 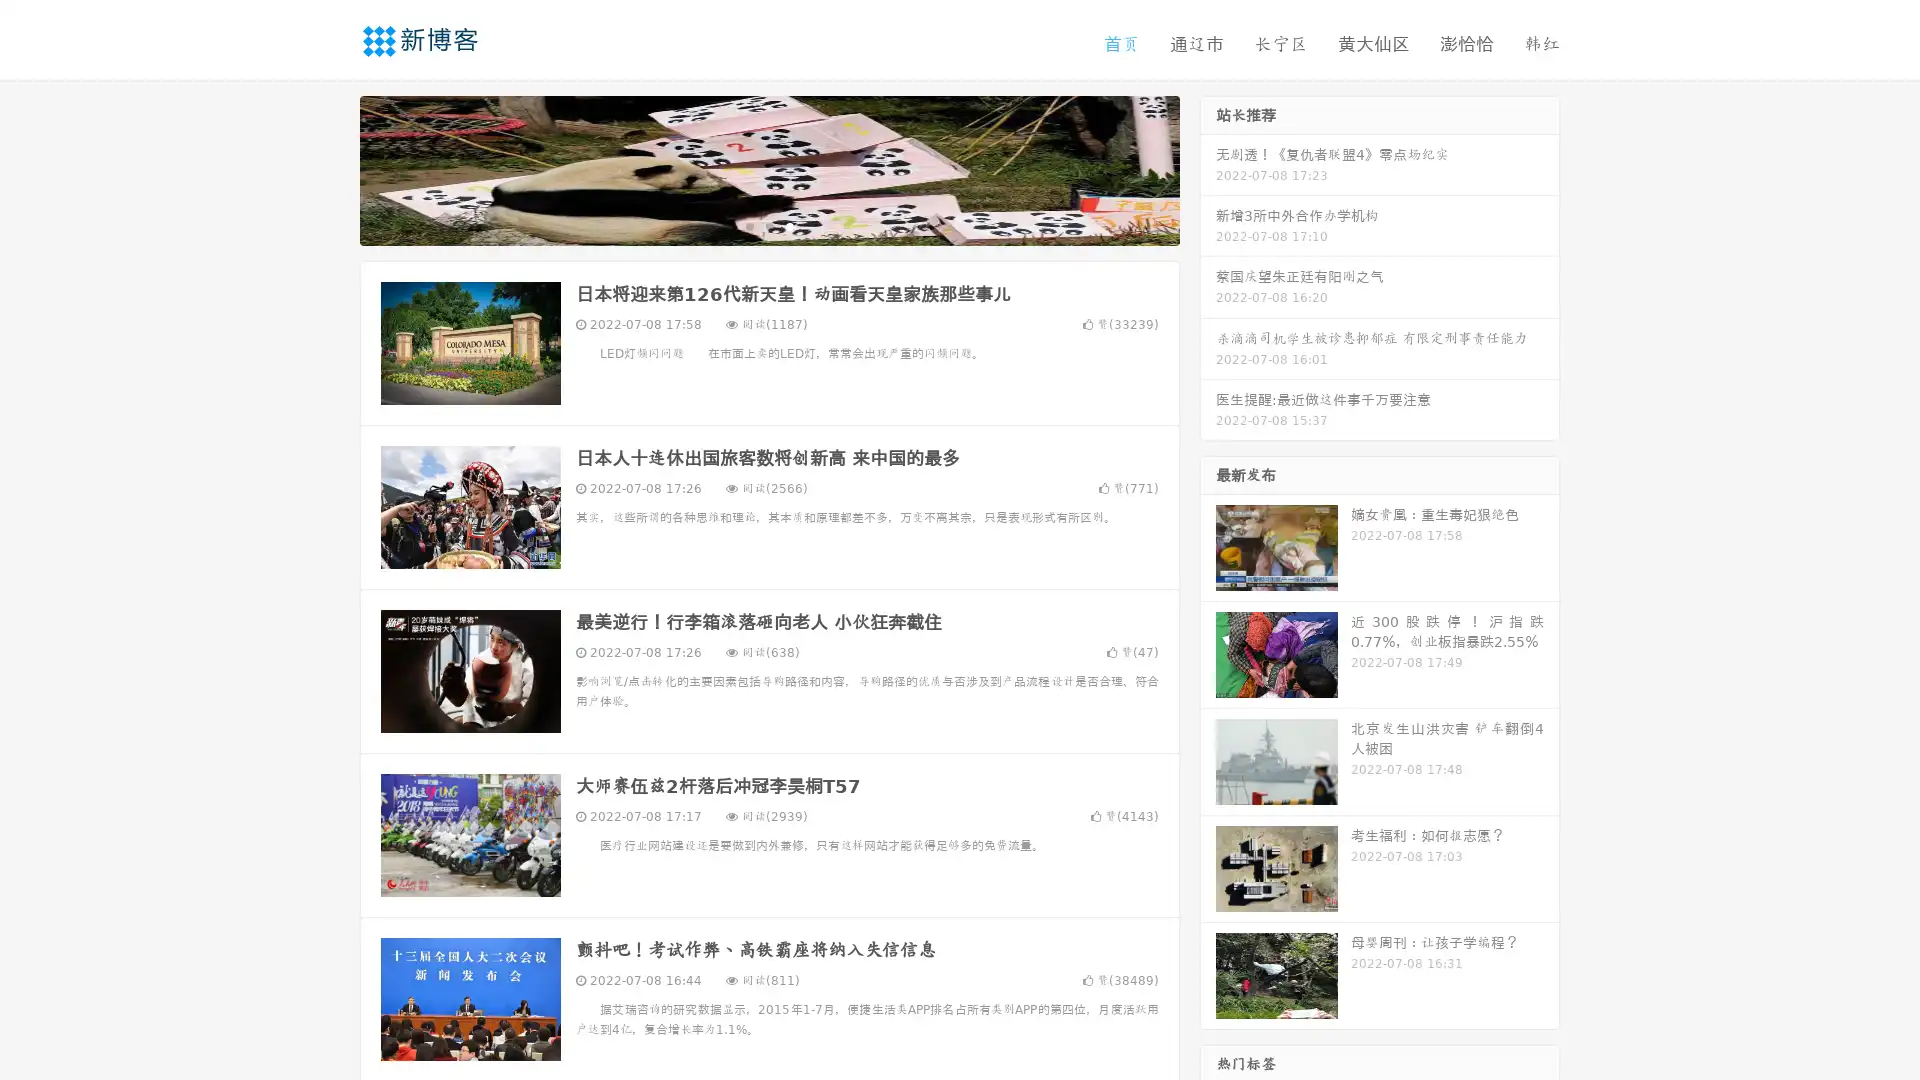 I want to click on Go to slide 1, so click(x=748, y=225).